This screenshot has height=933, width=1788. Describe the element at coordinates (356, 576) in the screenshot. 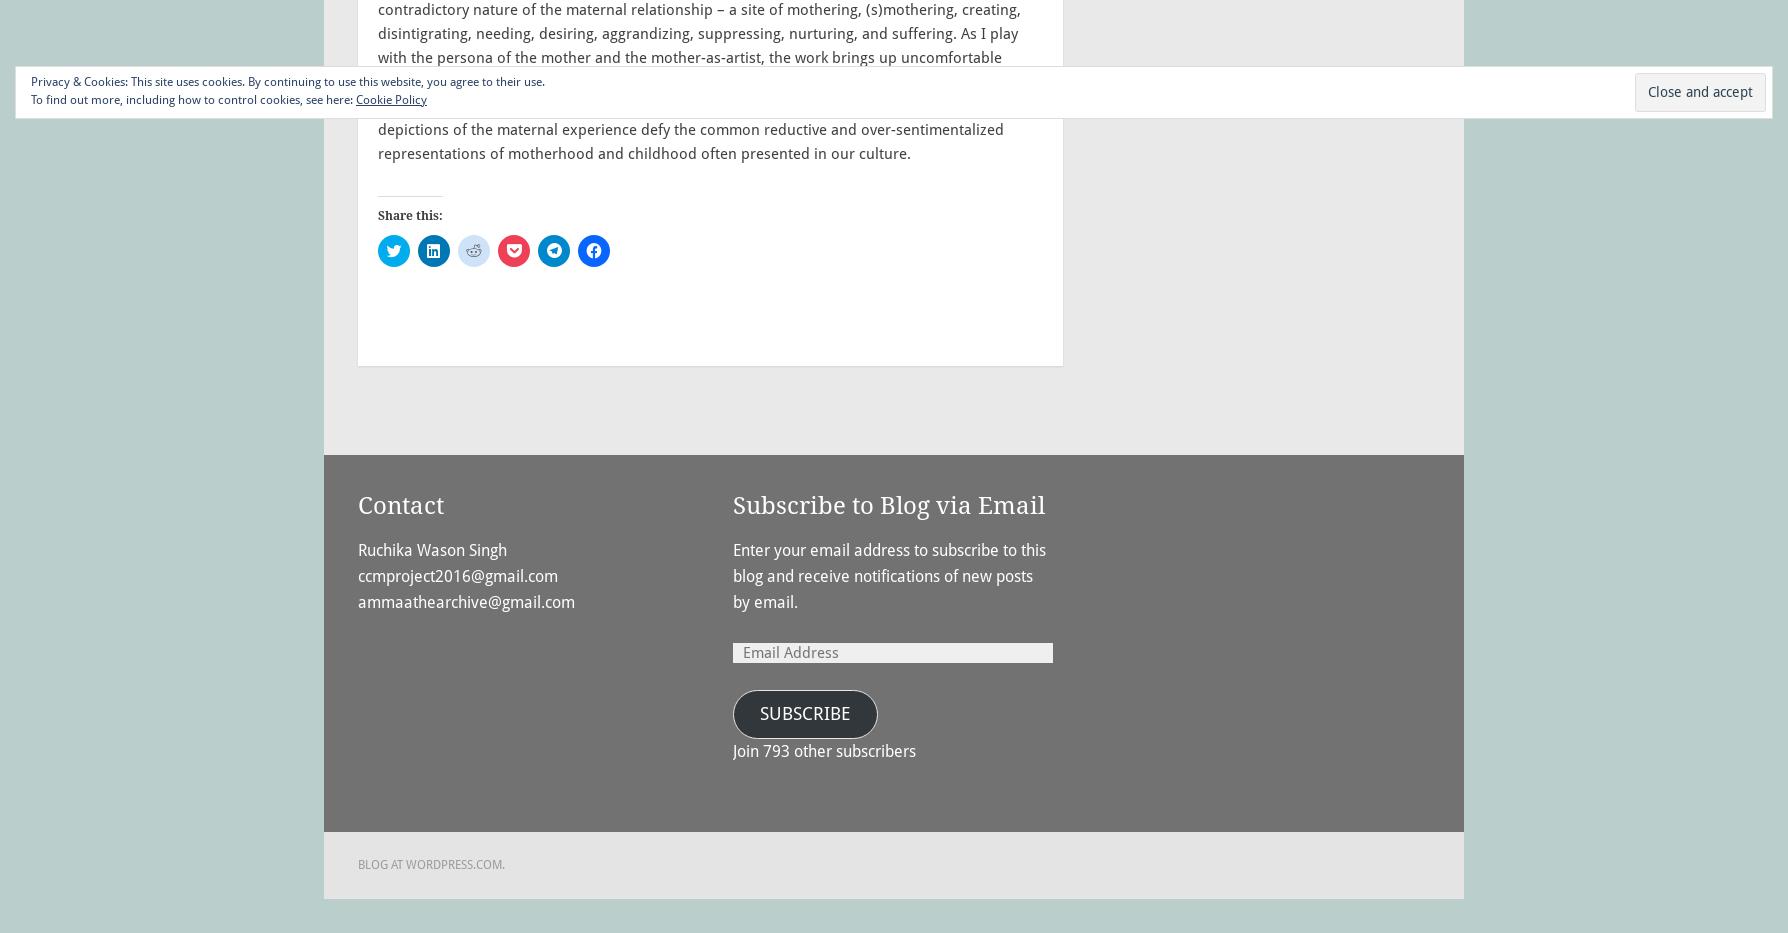

I see `'ccmproject2016@gmail.com'` at that location.